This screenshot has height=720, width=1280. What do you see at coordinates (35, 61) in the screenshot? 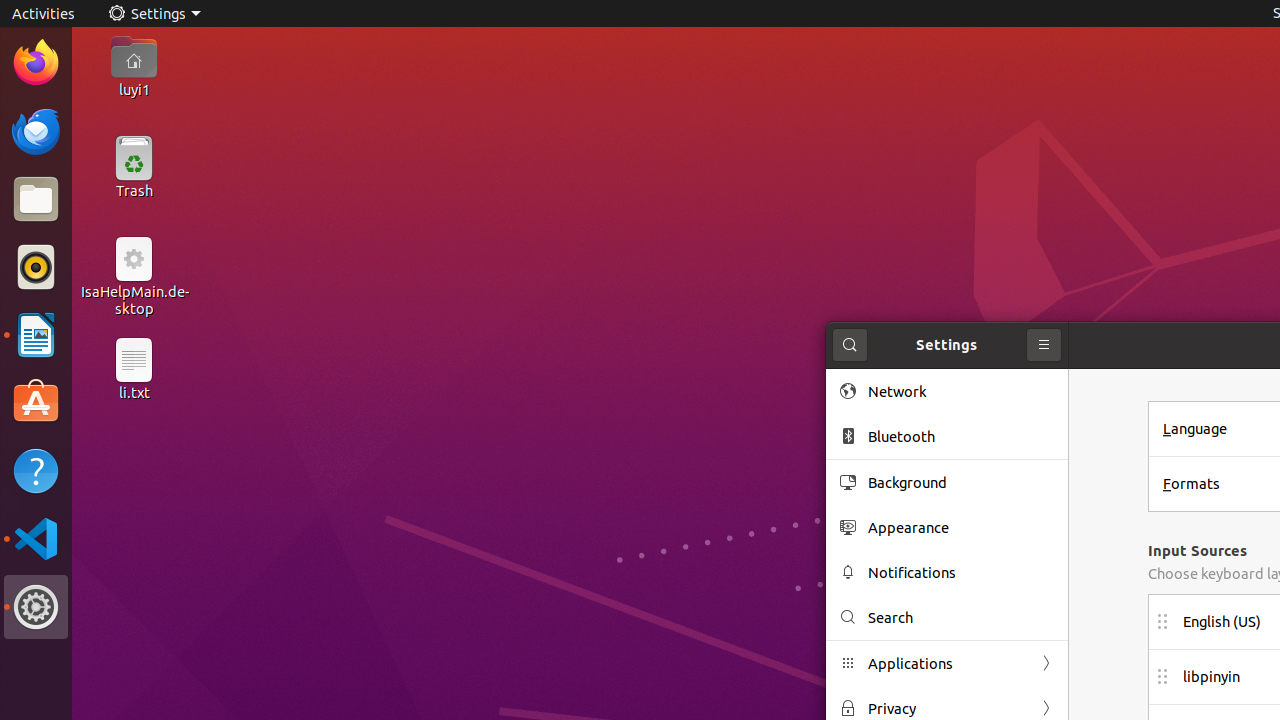
I see `'Firefox Web Browser'` at bounding box center [35, 61].